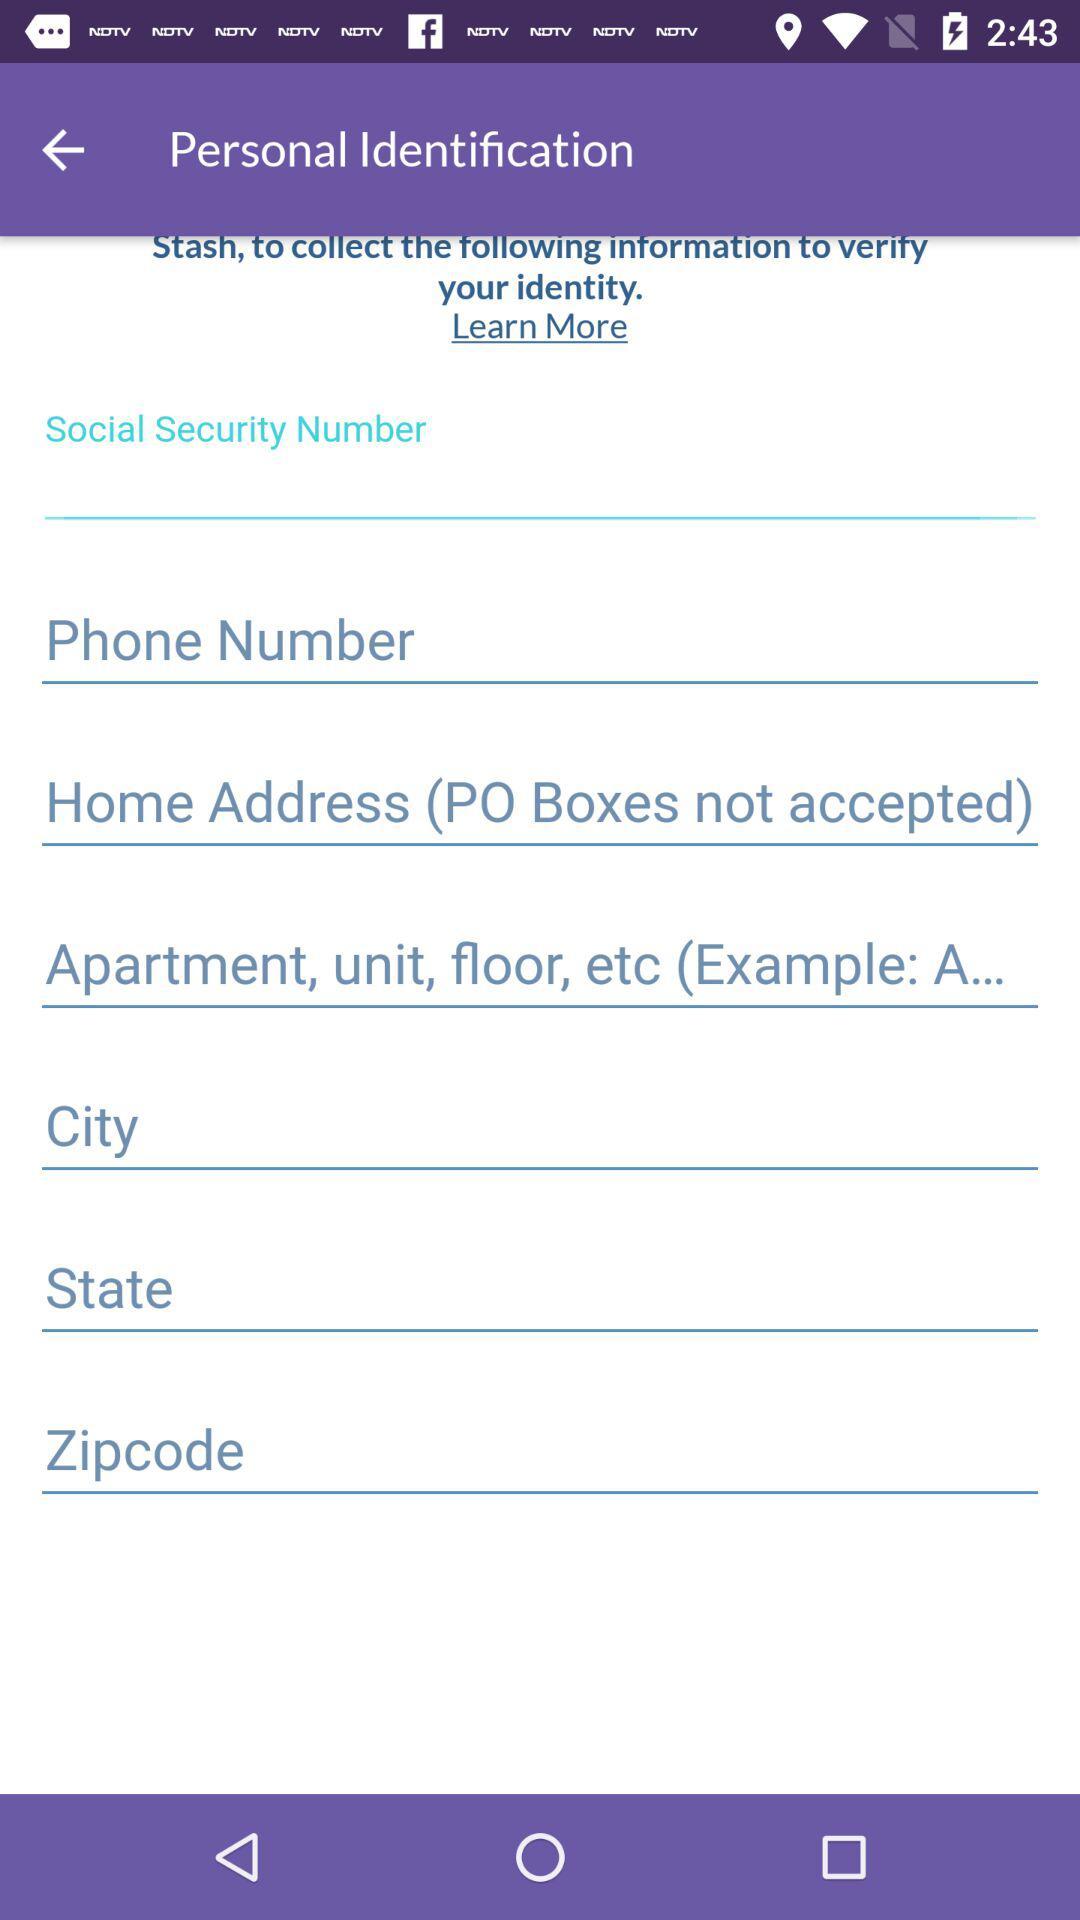 The image size is (1080, 1920). Describe the element at coordinates (61, 148) in the screenshot. I see `the arrow_backward icon` at that location.